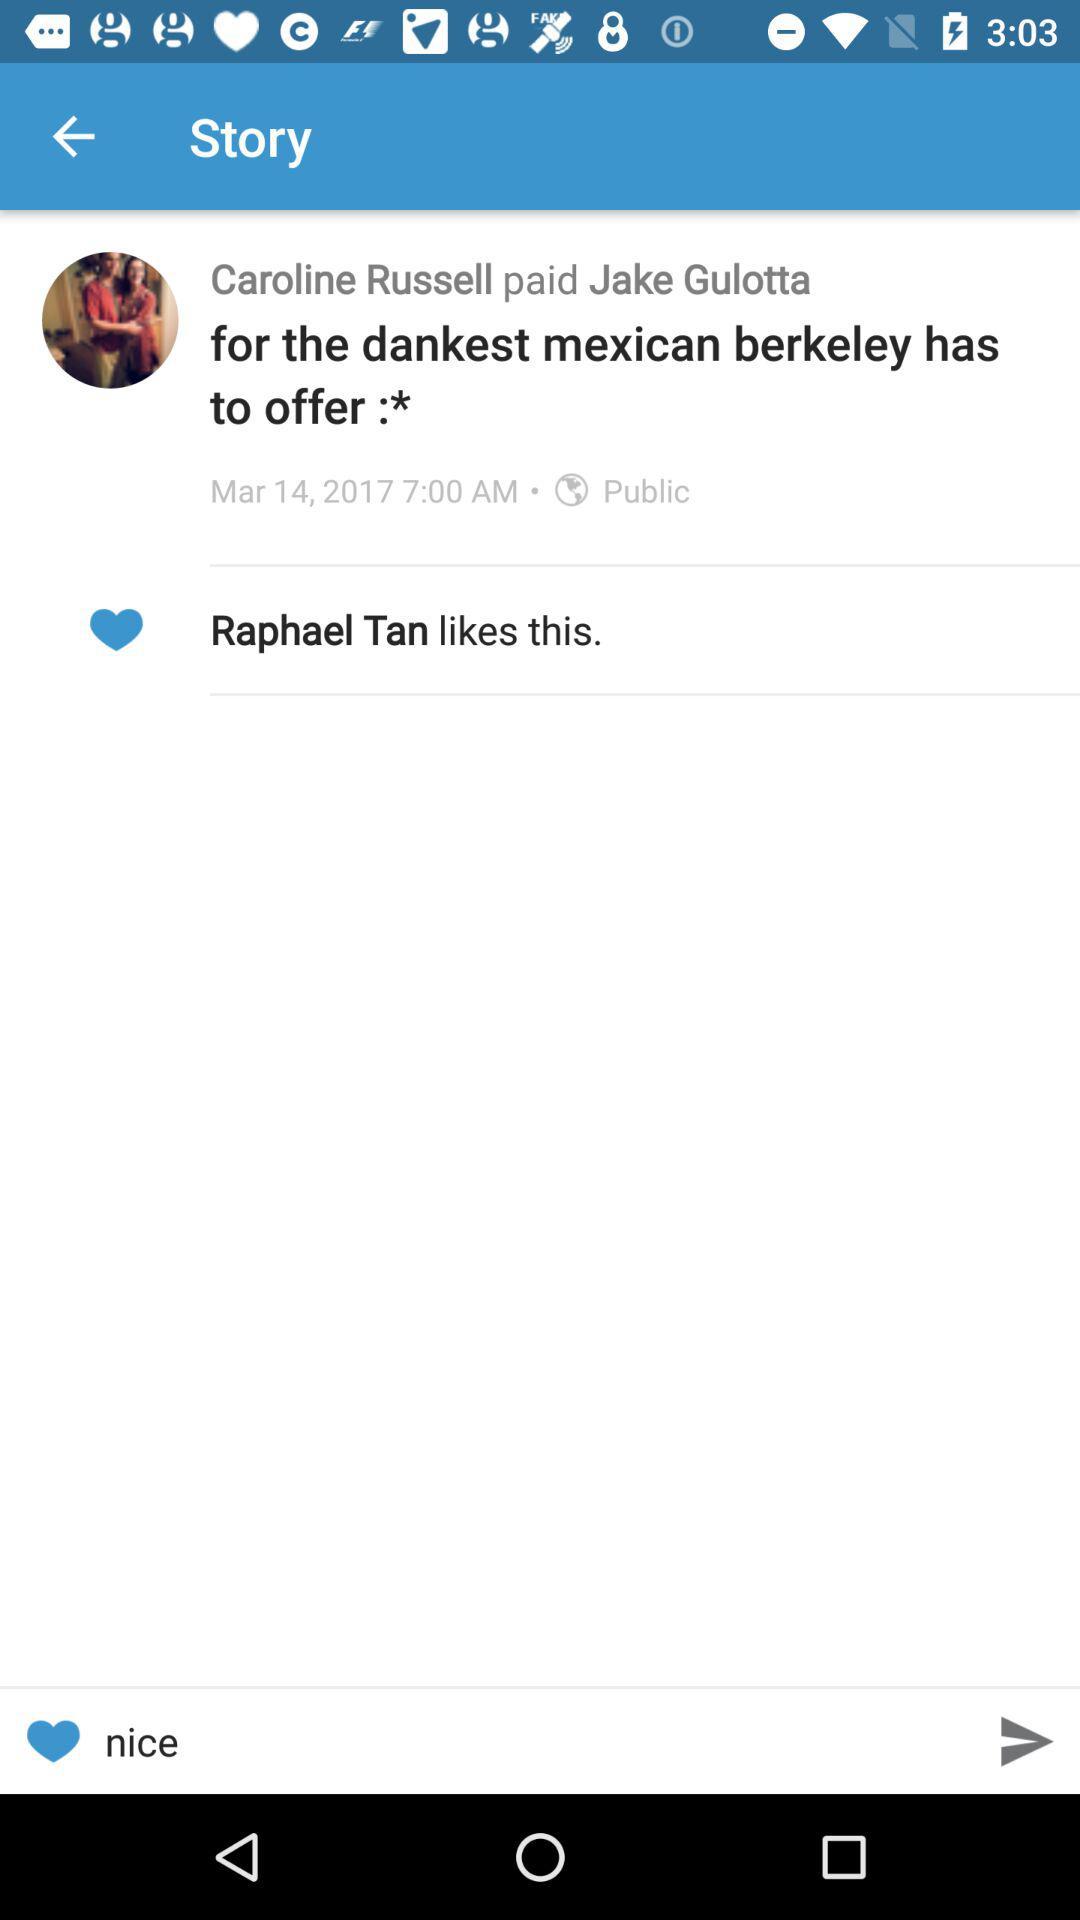 This screenshot has height=1920, width=1080. I want to click on the send icon, so click(1027, 1740).